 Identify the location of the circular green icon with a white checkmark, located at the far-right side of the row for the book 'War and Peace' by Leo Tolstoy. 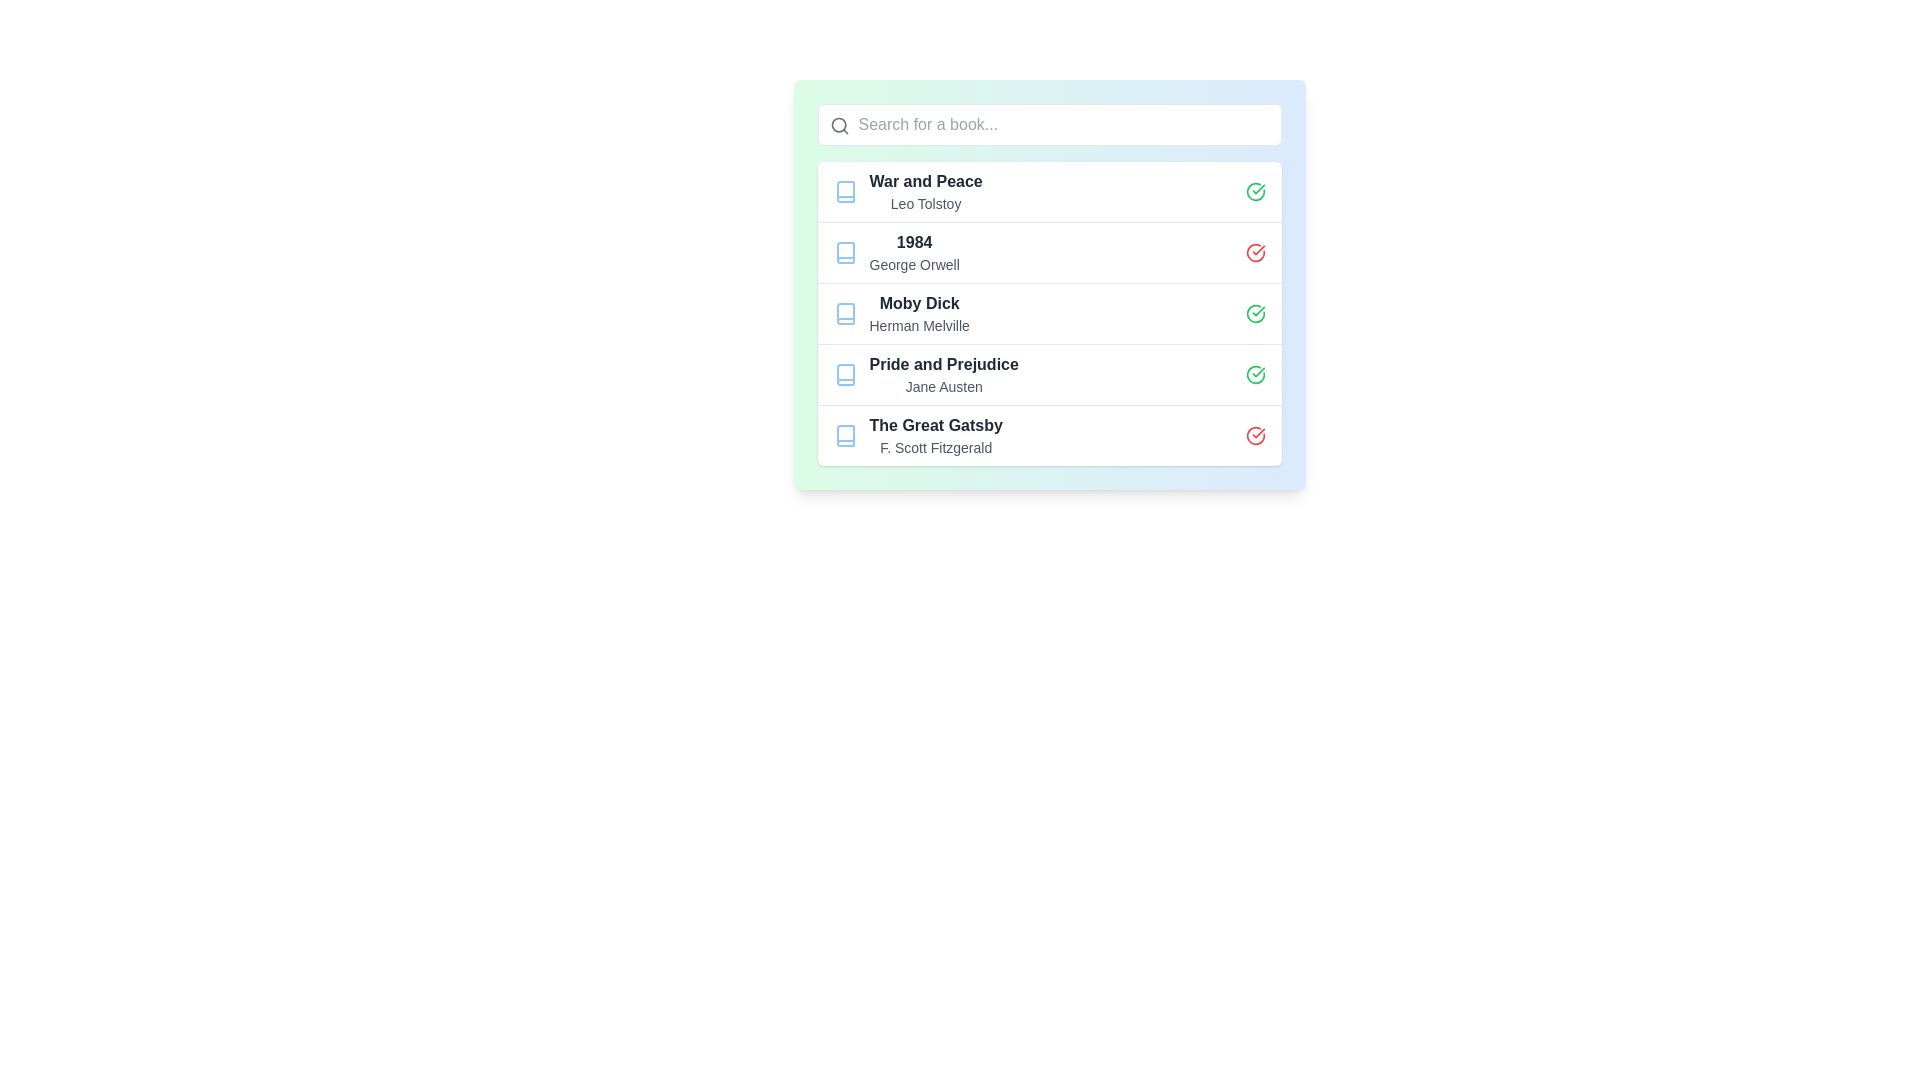
(1254, 192).